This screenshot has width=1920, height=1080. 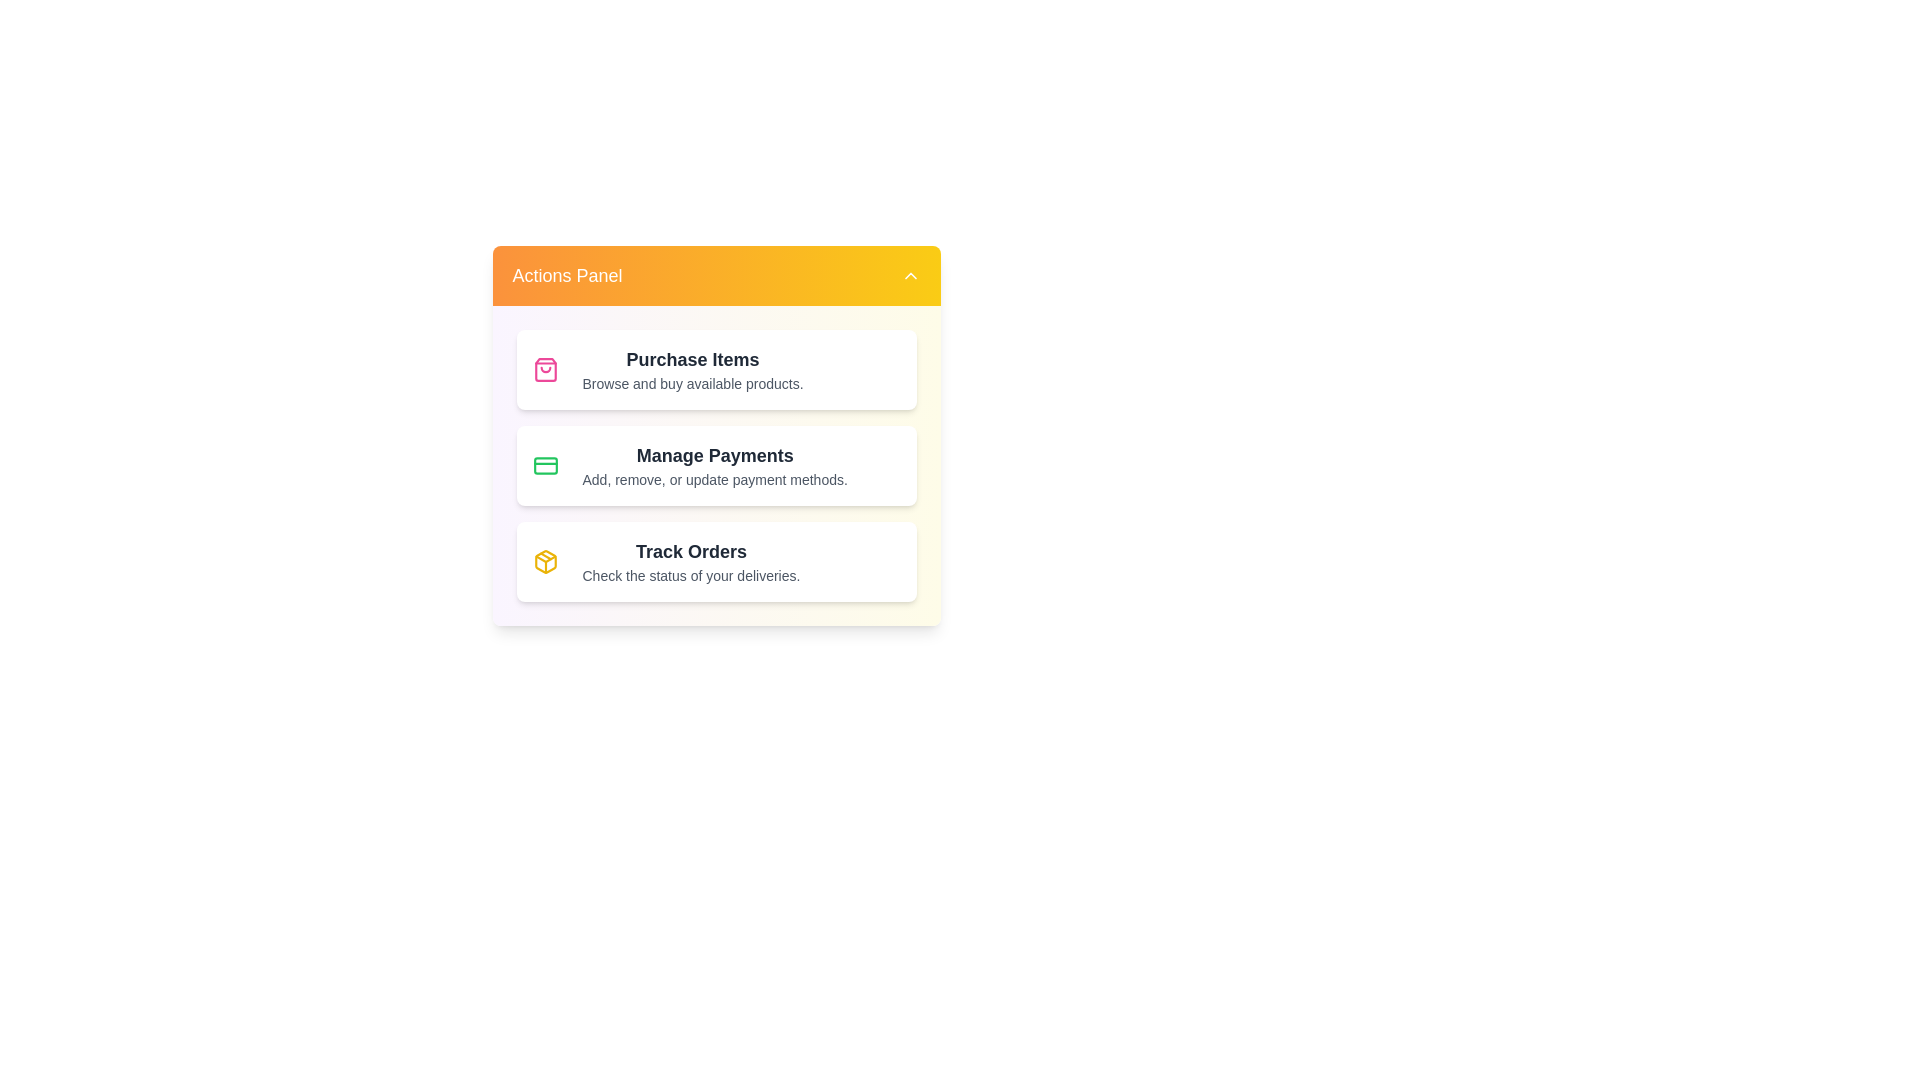 What do you see at coordinates (716, 370) in the screenshot?
I see `the Purchase Items element to observe the hover effect` at bounding box center [716, 370].